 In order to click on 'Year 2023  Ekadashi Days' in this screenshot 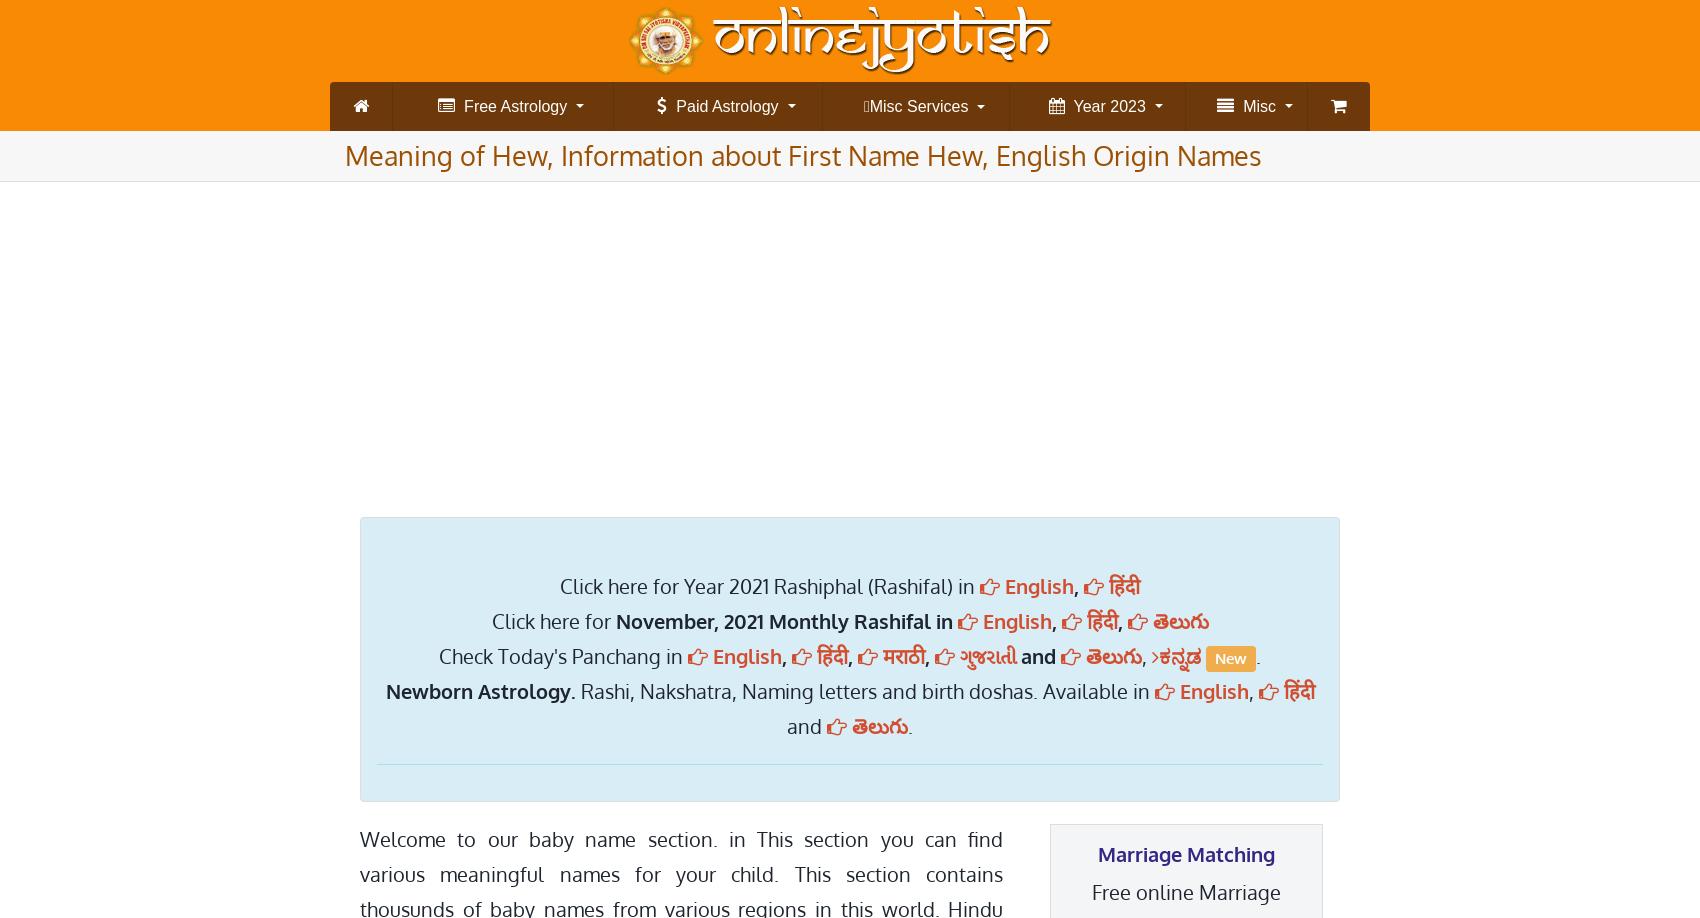, I will do `click(1139, 169)`.